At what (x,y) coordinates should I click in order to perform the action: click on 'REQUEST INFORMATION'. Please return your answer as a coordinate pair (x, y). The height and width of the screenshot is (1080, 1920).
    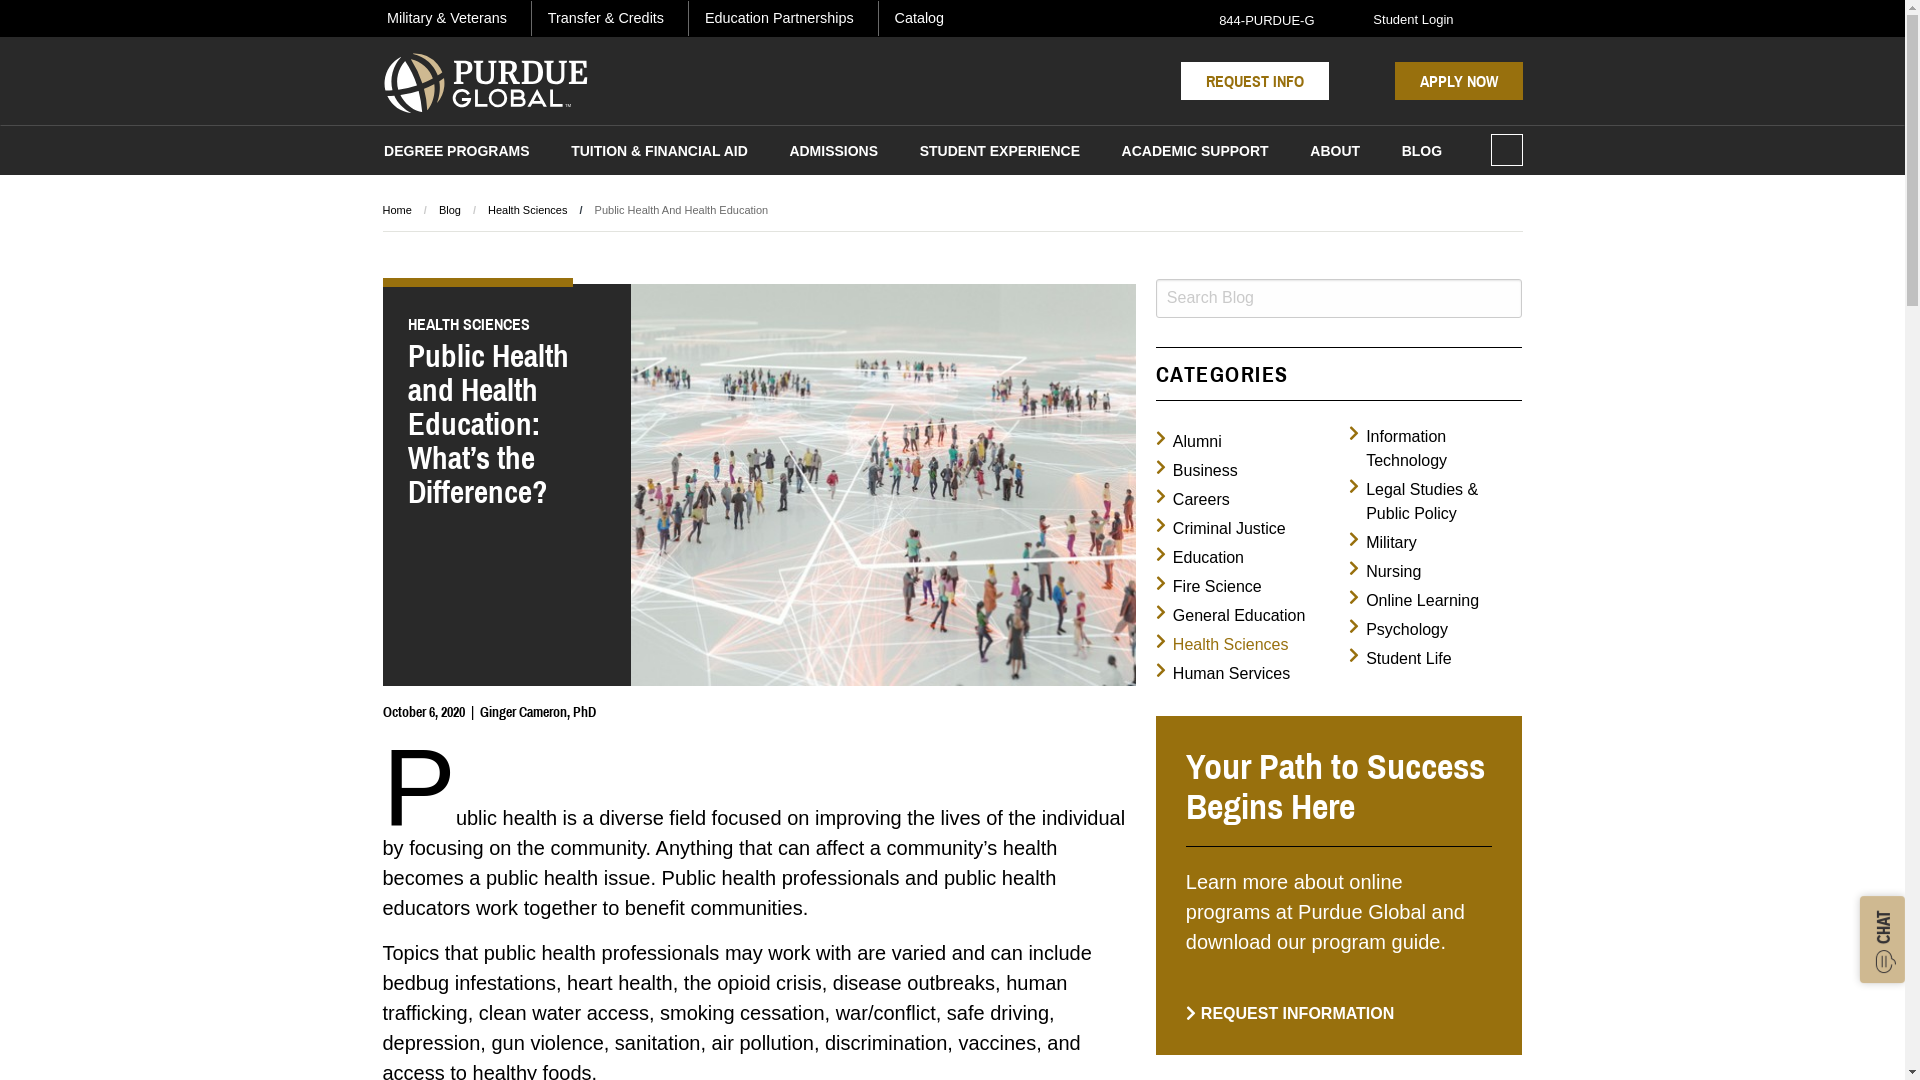
    Looking at the image, I should click on (1290, 1013).